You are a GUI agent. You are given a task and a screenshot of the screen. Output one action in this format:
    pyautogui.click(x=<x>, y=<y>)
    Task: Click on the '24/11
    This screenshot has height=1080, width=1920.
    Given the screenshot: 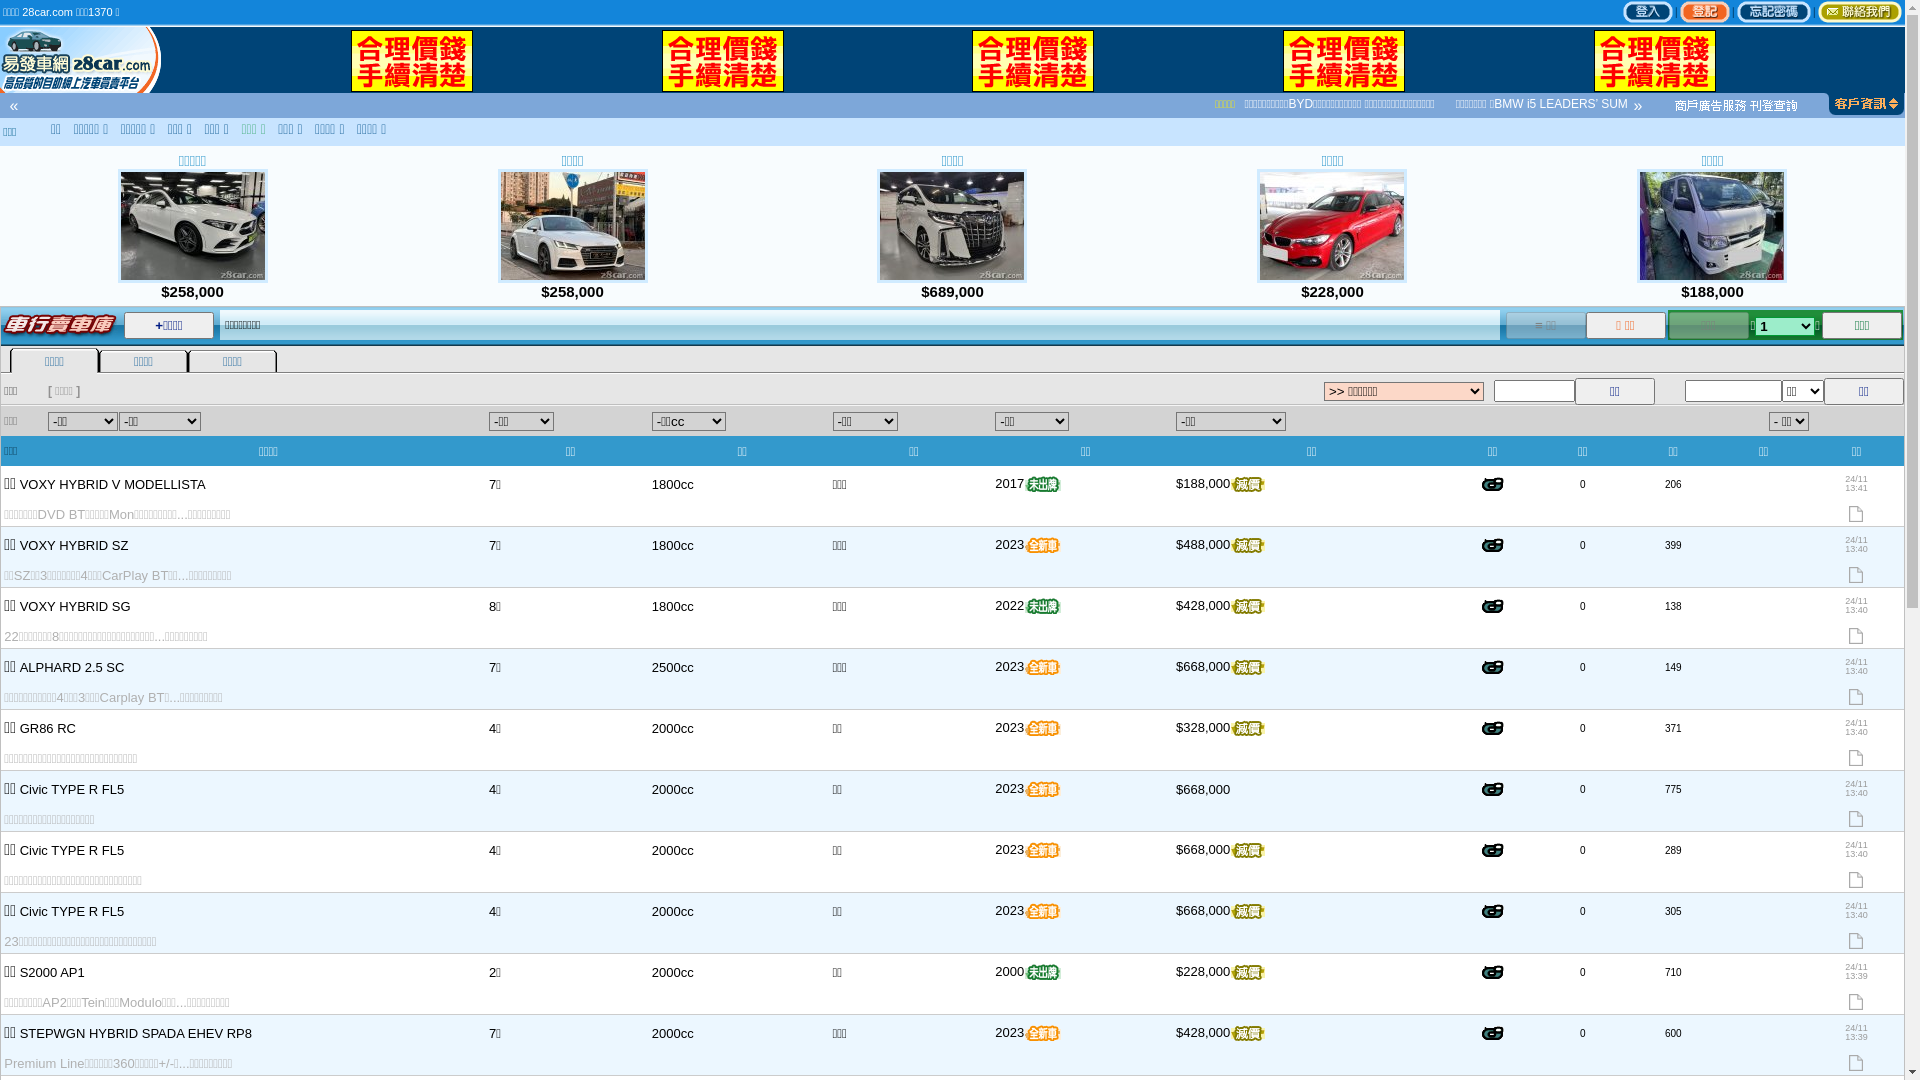 What is the action you would take?
    pyautogui.click(x=1855, y=495)
    